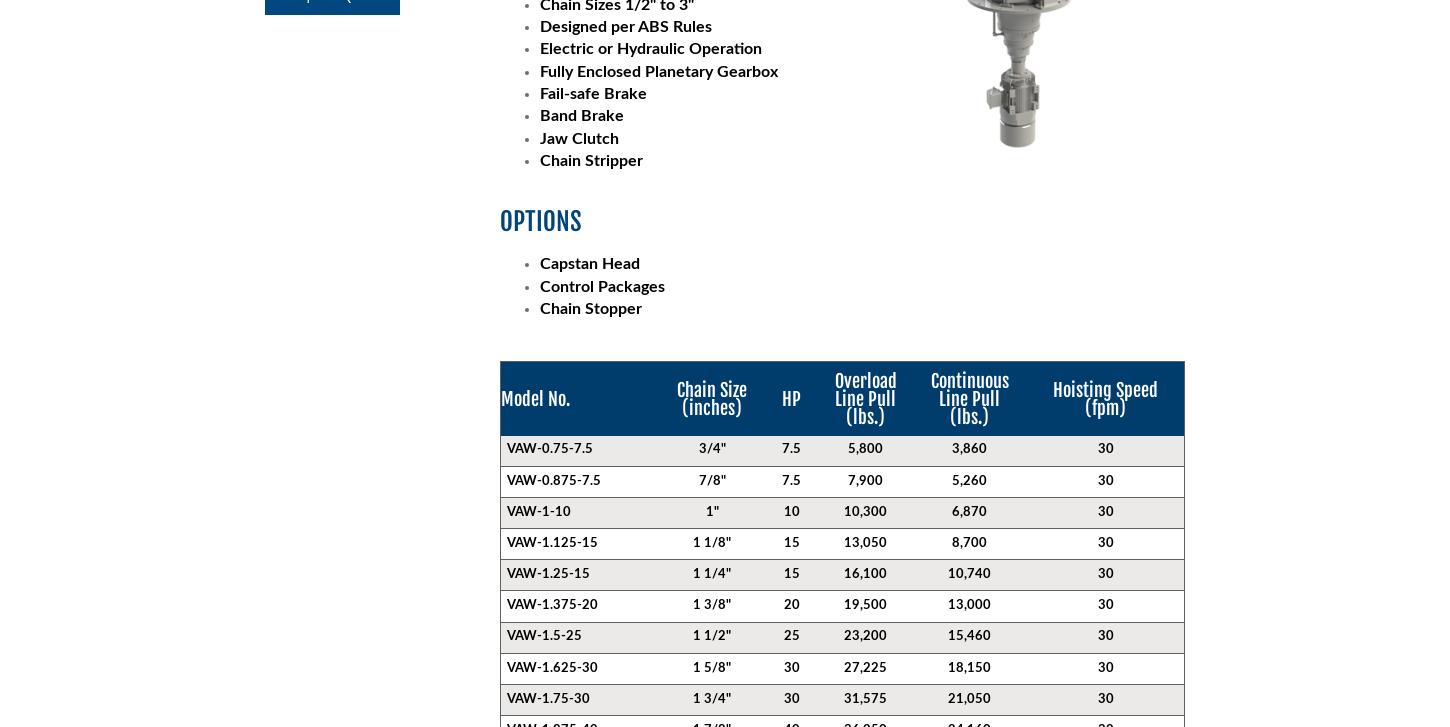  What do you see at coordinates (844, 604) in the screenshot?
I see `'19,500'` at bounding box center [844, 604].